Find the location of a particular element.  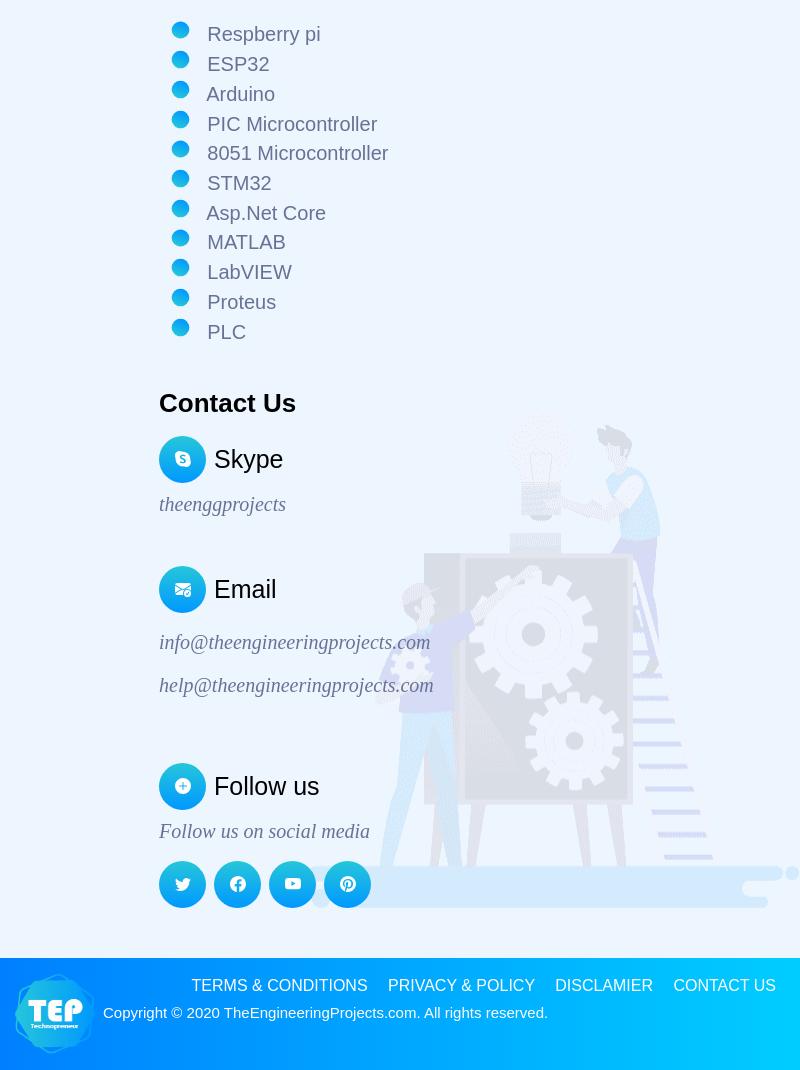

'Arduino' is located at coordinates (200, 92).